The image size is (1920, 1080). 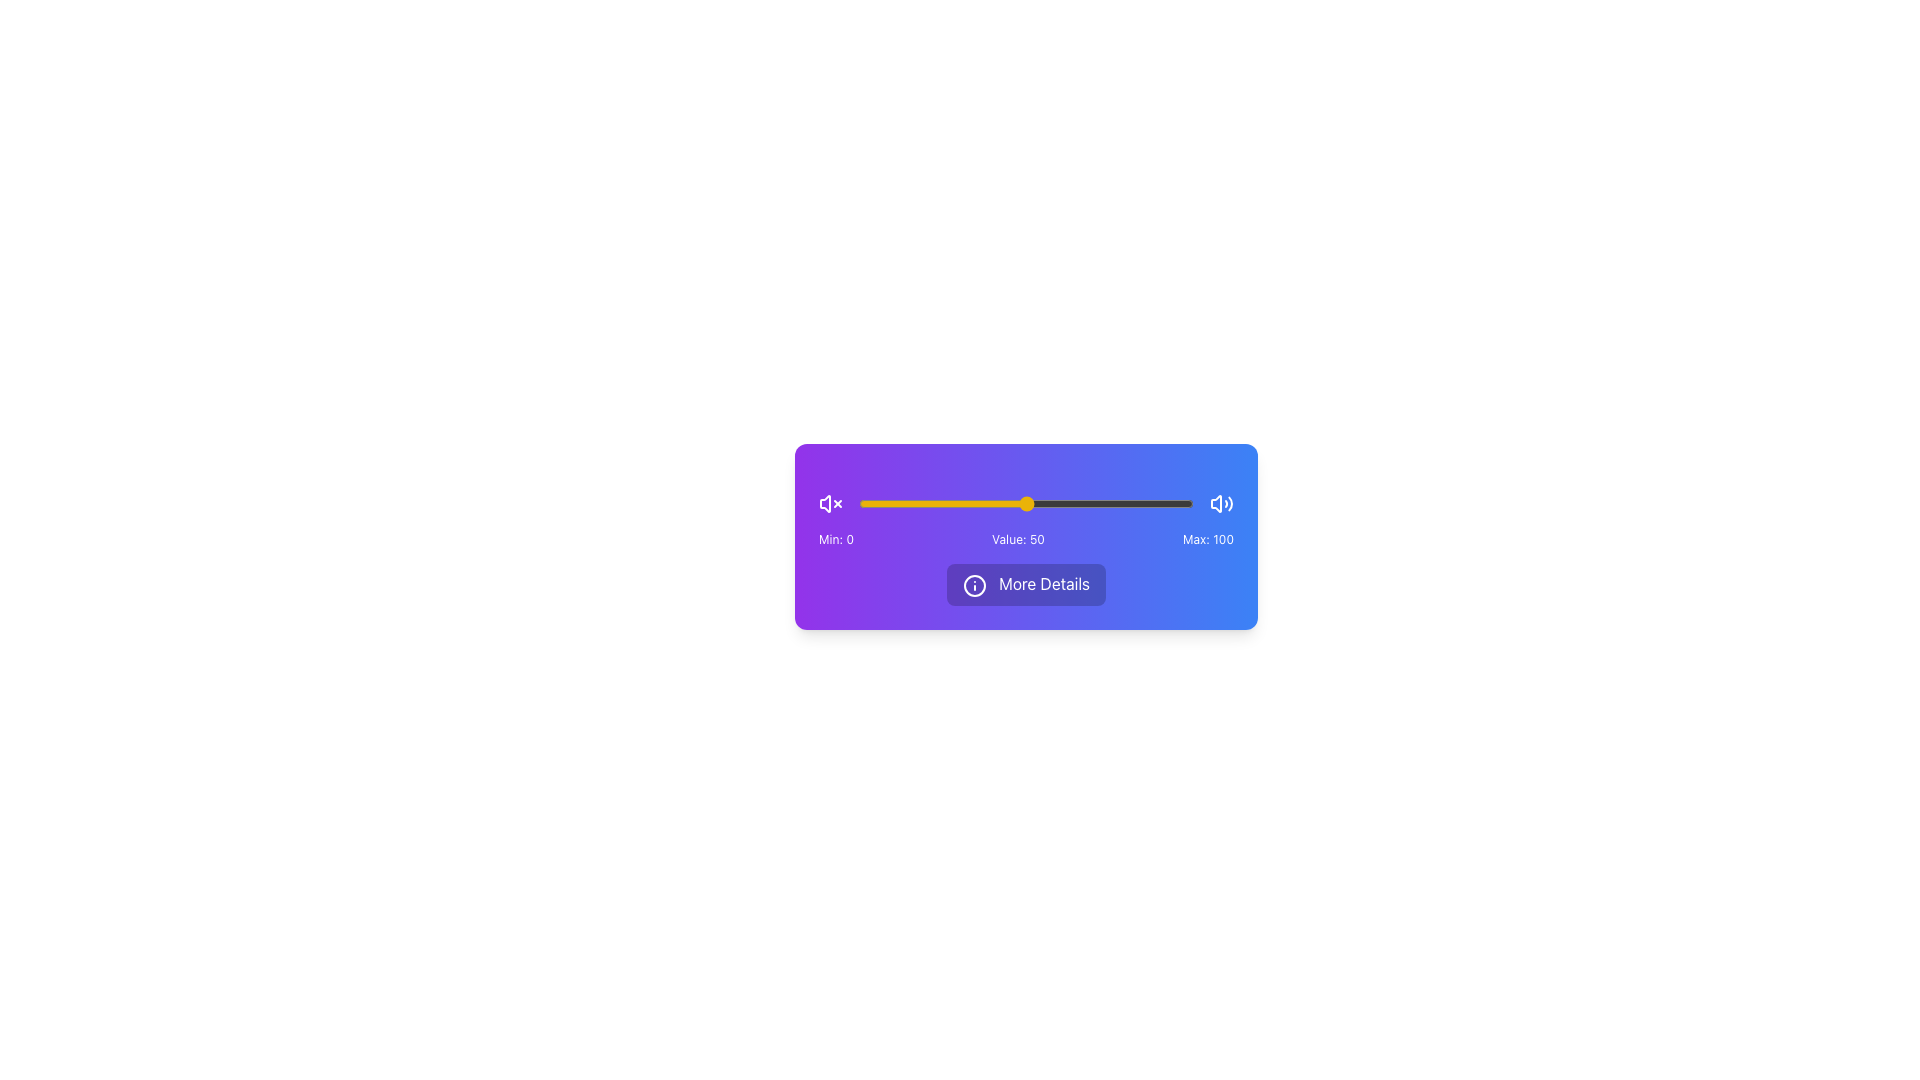 What do you see at coordinates (941, 503) in the screenshot?
I see `the slider value` at bounding box center [941, 503].